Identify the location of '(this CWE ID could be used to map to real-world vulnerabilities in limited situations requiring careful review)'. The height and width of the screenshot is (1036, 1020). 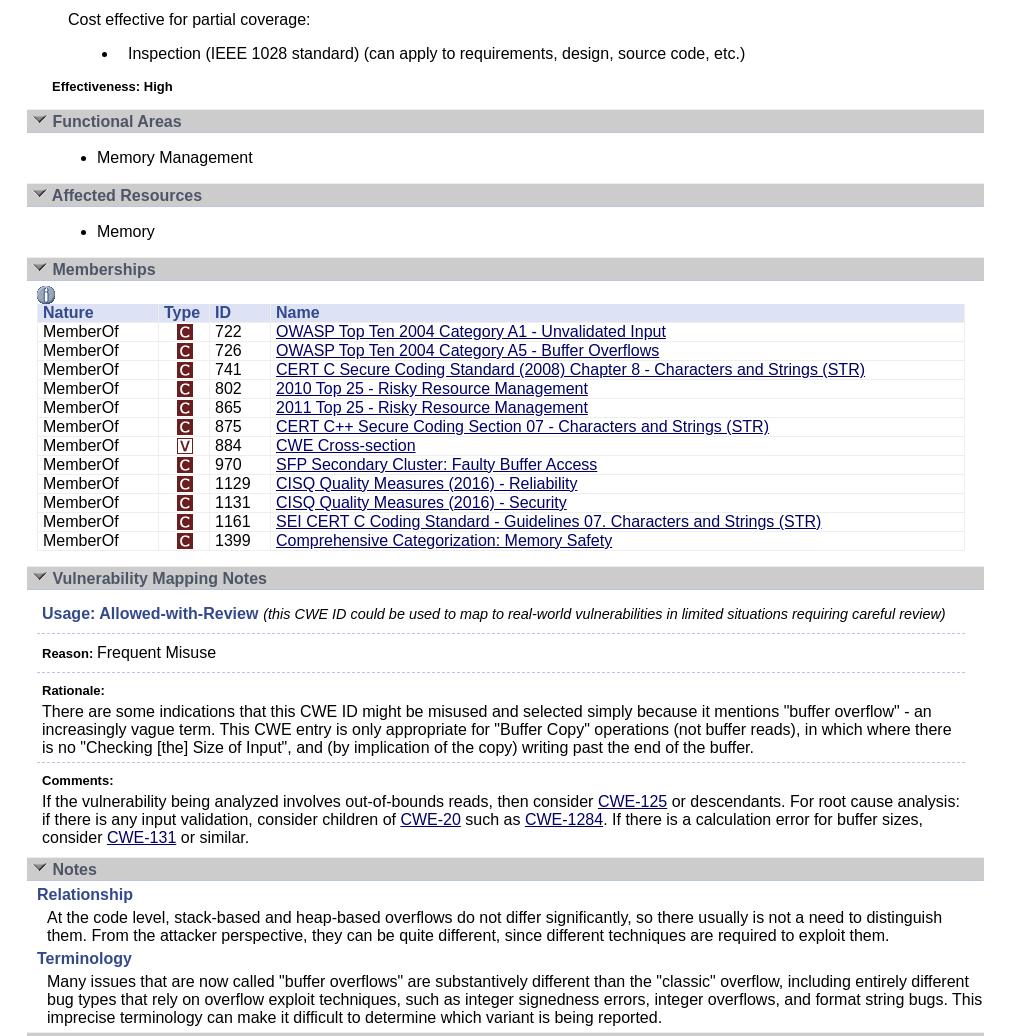
(603, 614).